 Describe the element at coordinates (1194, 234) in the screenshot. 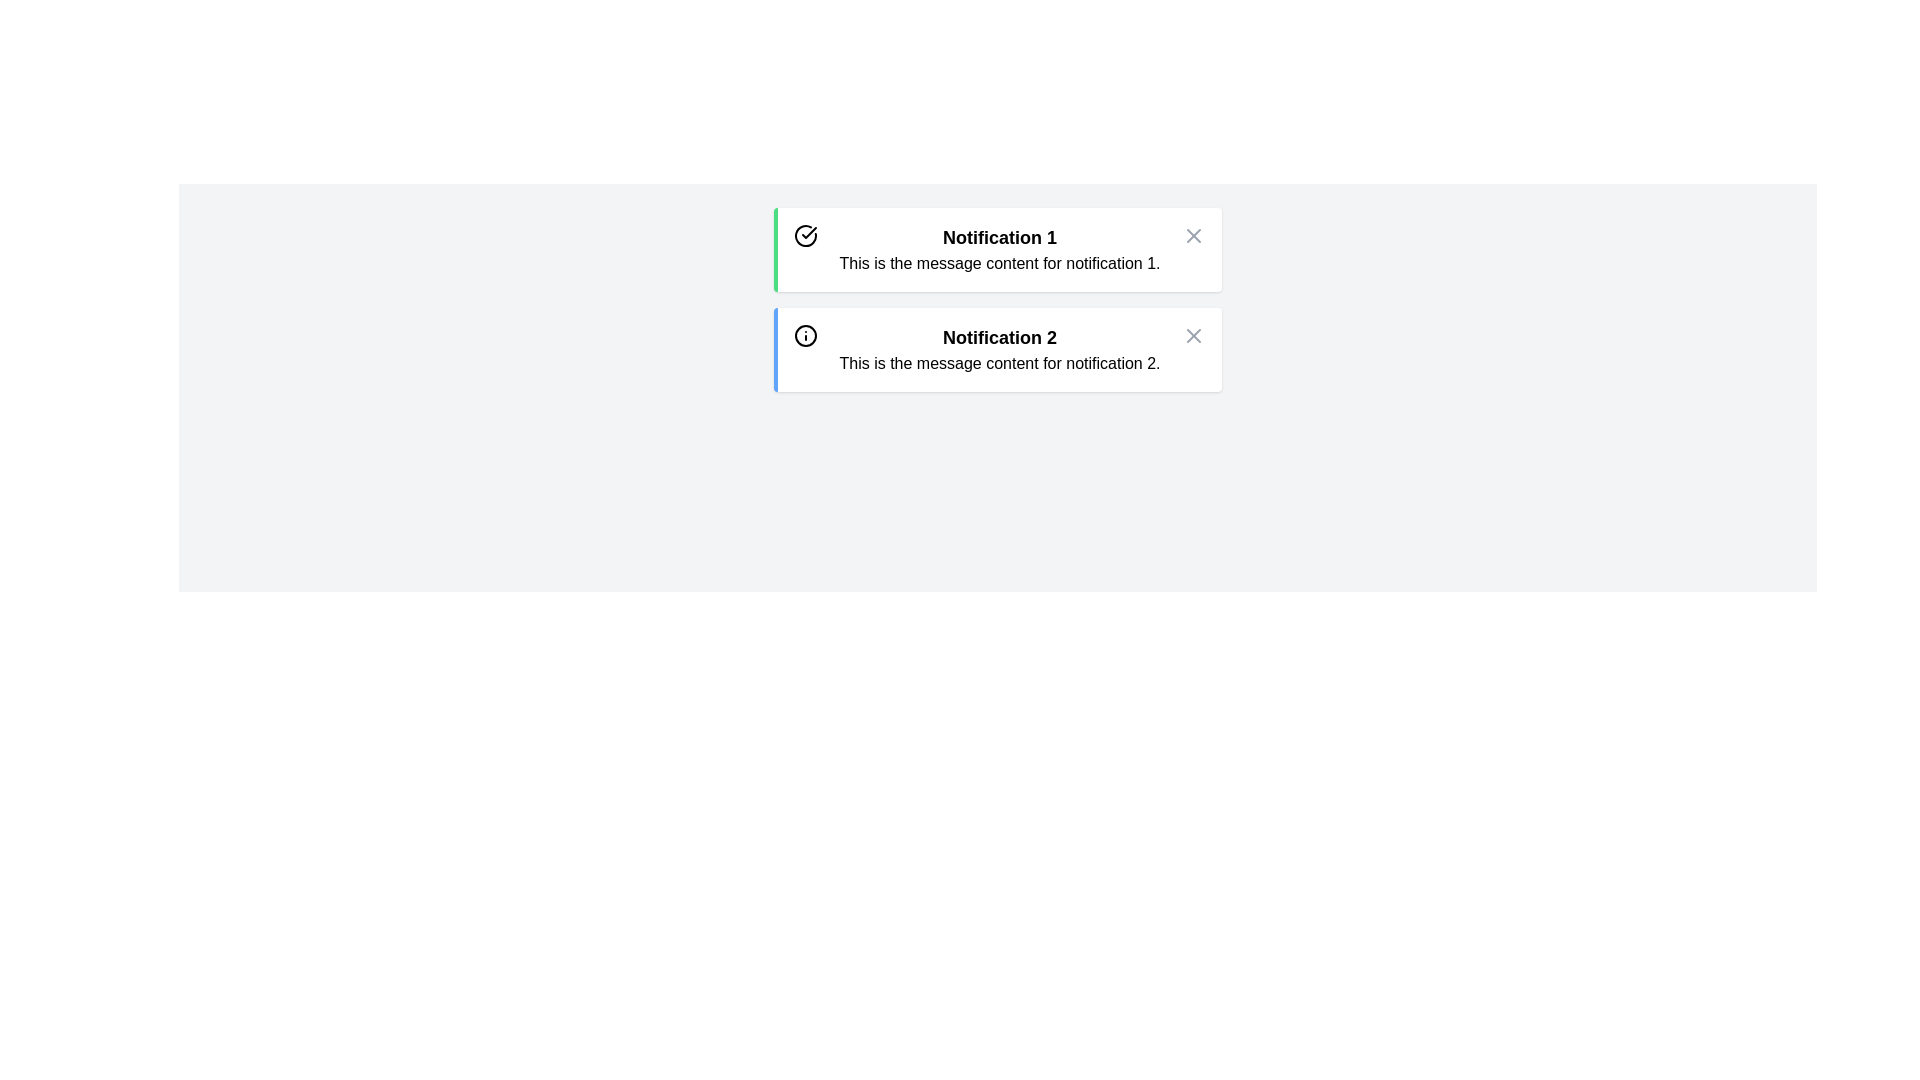

I see `the cross icon in the top-right corner of the first notification card` at that location.